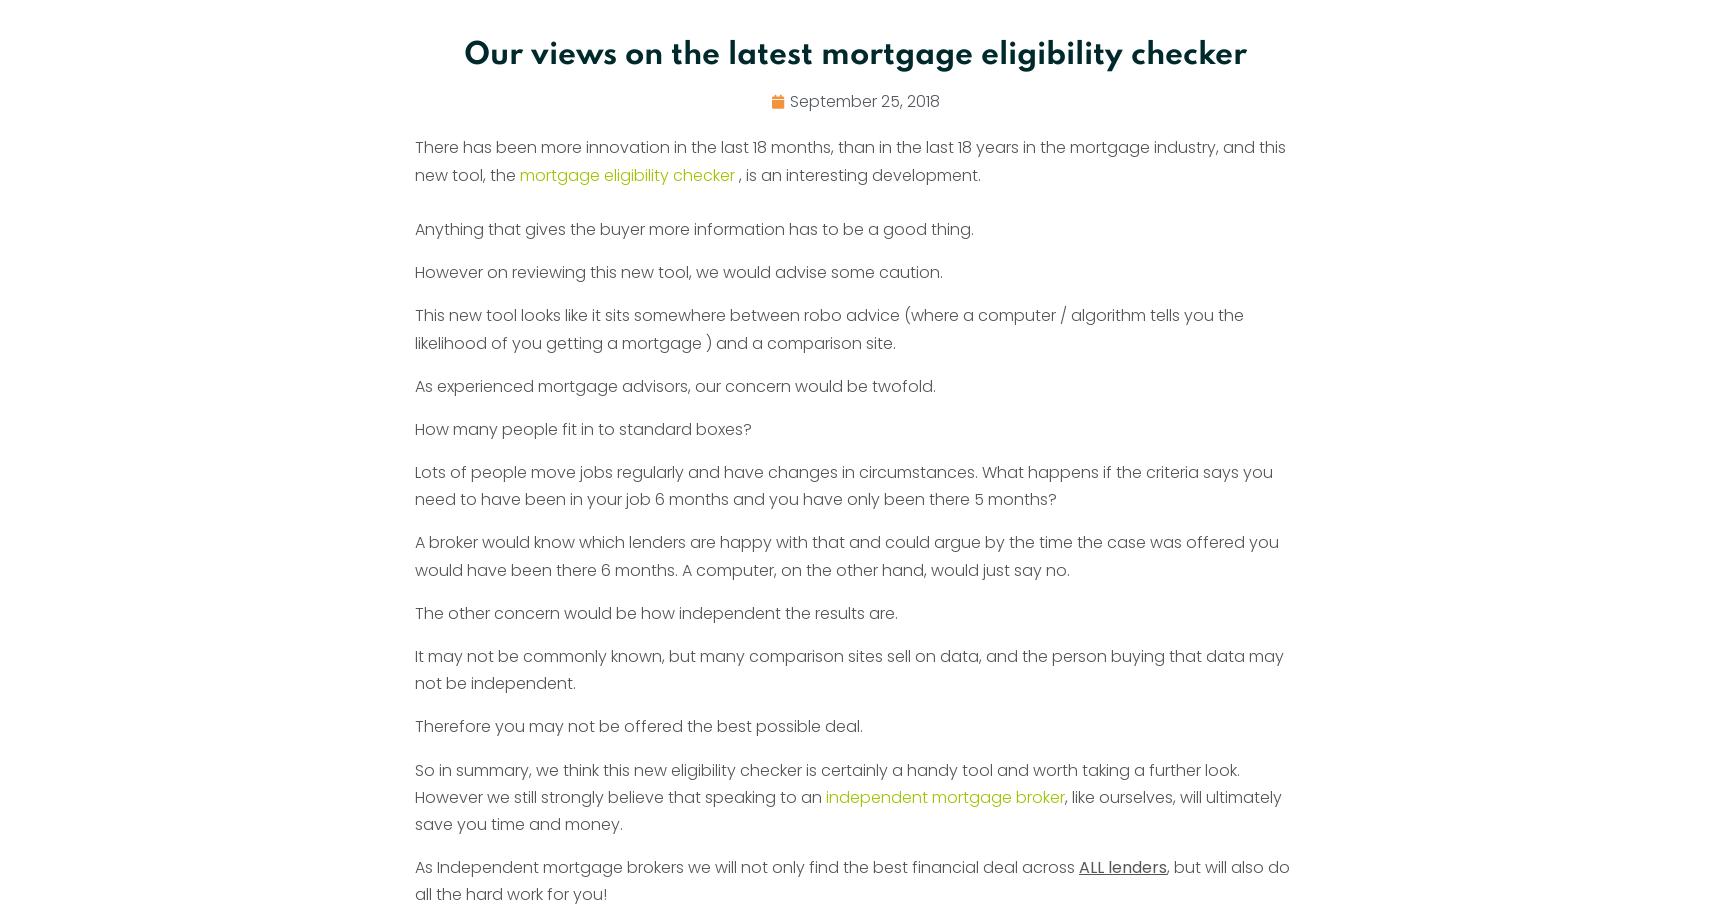 The width and height of the screenshot is (1710, 910). What do you see at coordinates (1175, 521) in the screenshot?
I see `'4 Trust Court Vision Park Histon'` at bounding box center [1175, 521].